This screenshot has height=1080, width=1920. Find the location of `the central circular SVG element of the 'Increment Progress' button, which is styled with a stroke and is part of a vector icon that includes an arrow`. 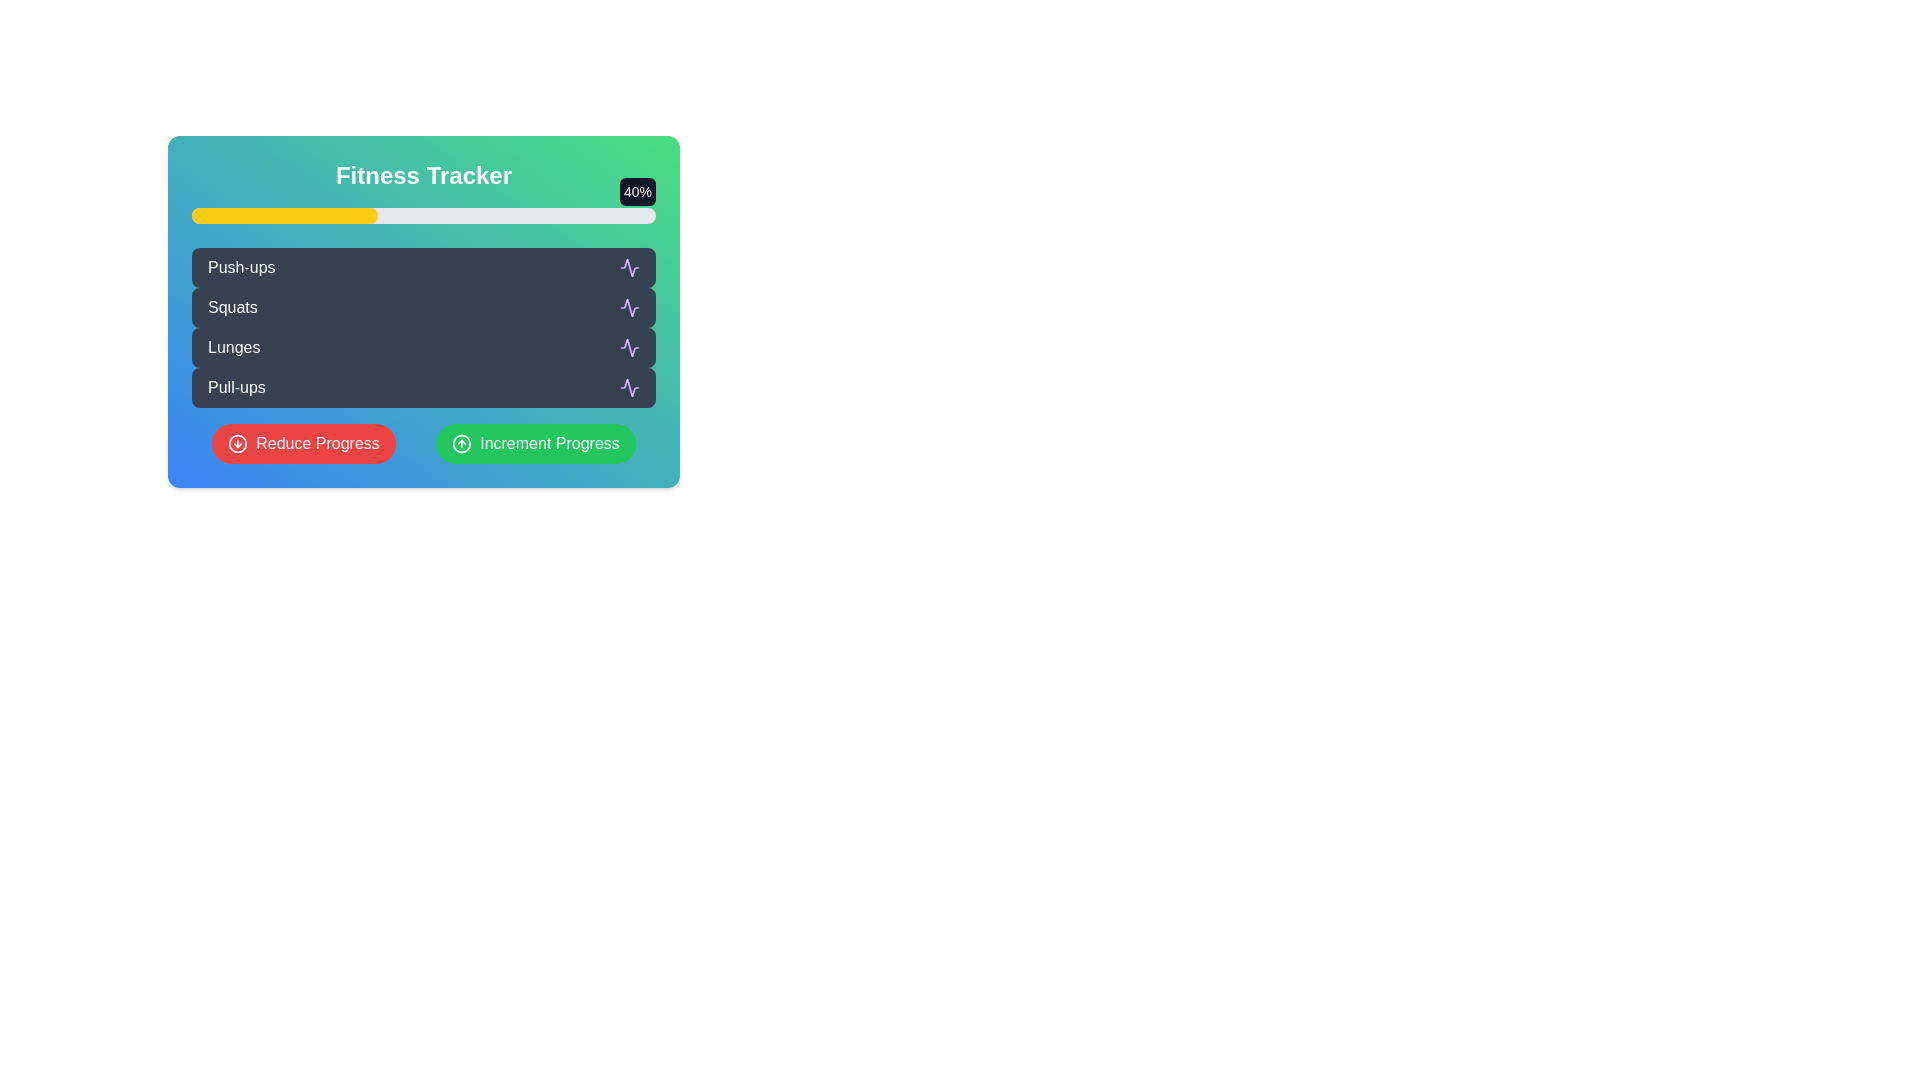

the central circular SVG element of the 'Increment Progress' button, which is styled with a stroke and is part of a vector icon that includes an arrow is located at coordinates (461, 442).